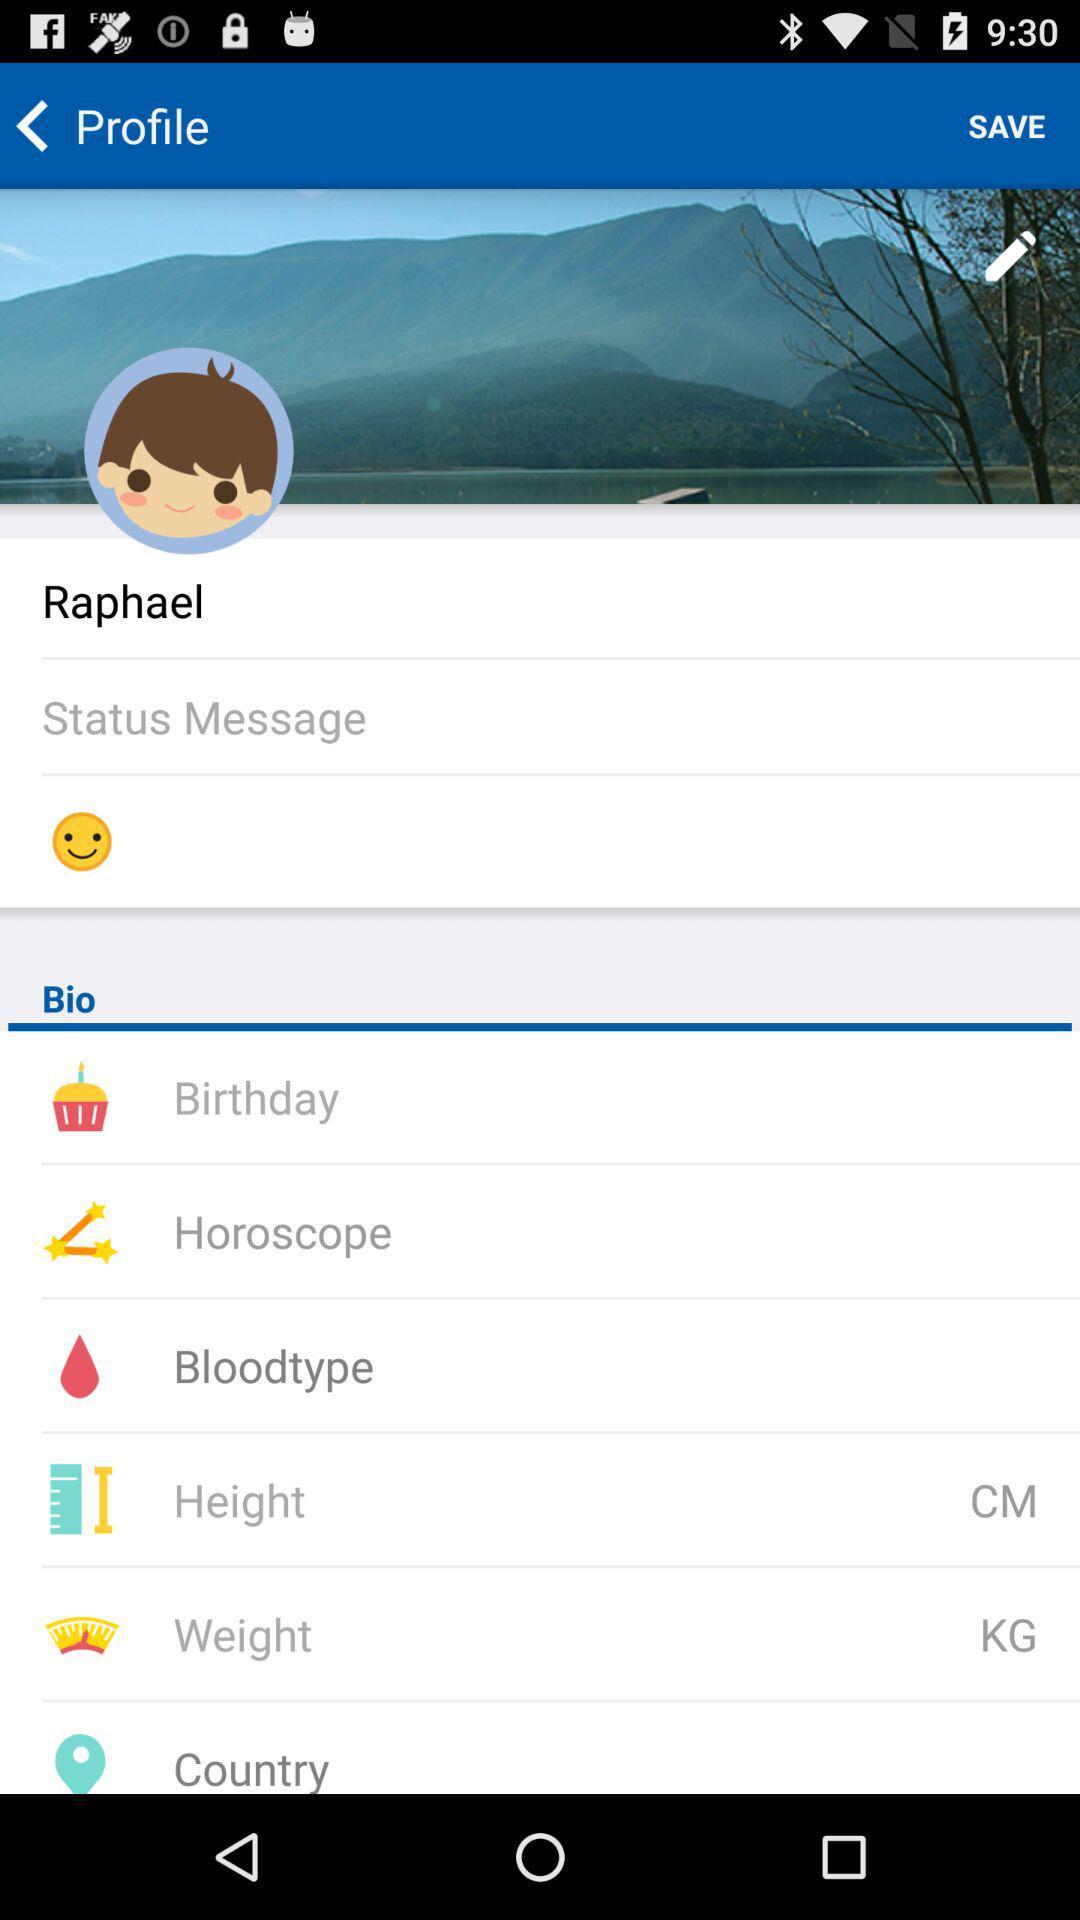 Image resolution: width=1080 pixels, height=1920 pixels. I want to click on birthday text, so click(438, 1095).